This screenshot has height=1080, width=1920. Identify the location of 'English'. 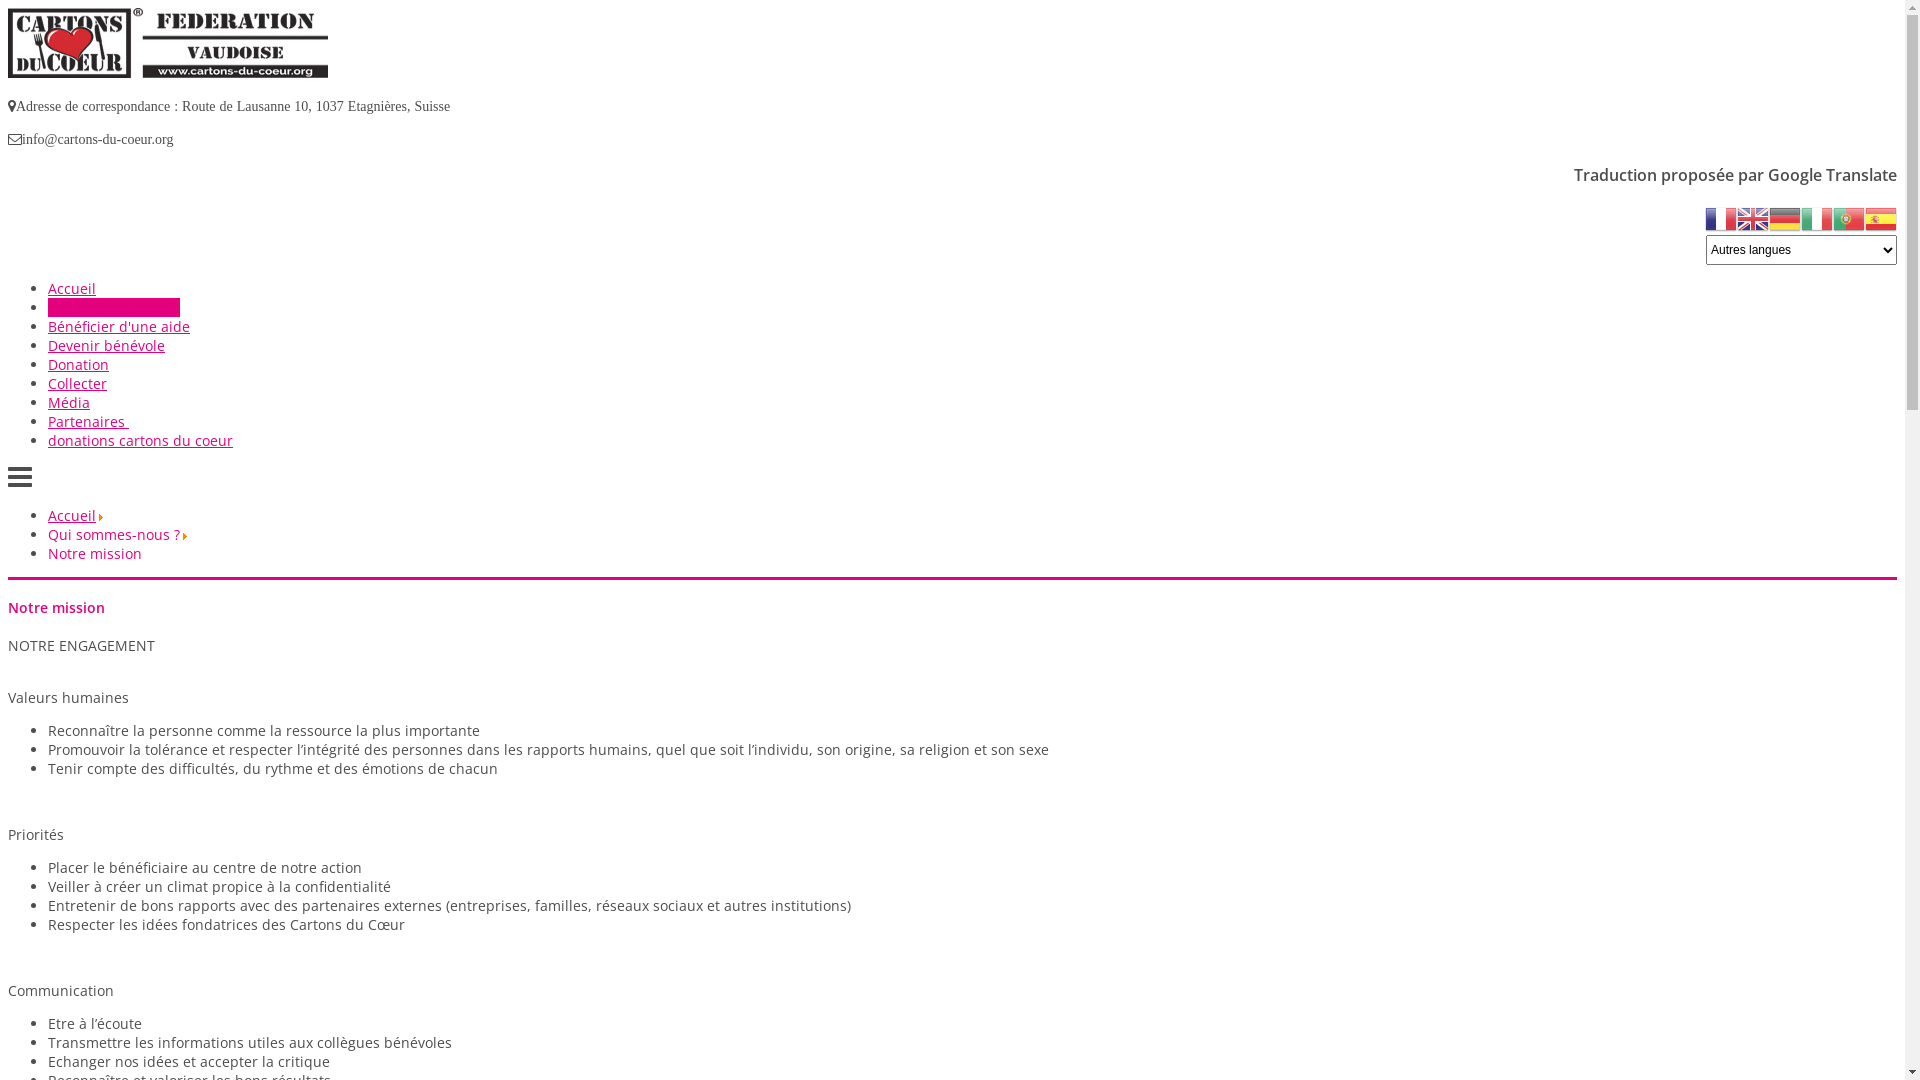
(1736, 217).